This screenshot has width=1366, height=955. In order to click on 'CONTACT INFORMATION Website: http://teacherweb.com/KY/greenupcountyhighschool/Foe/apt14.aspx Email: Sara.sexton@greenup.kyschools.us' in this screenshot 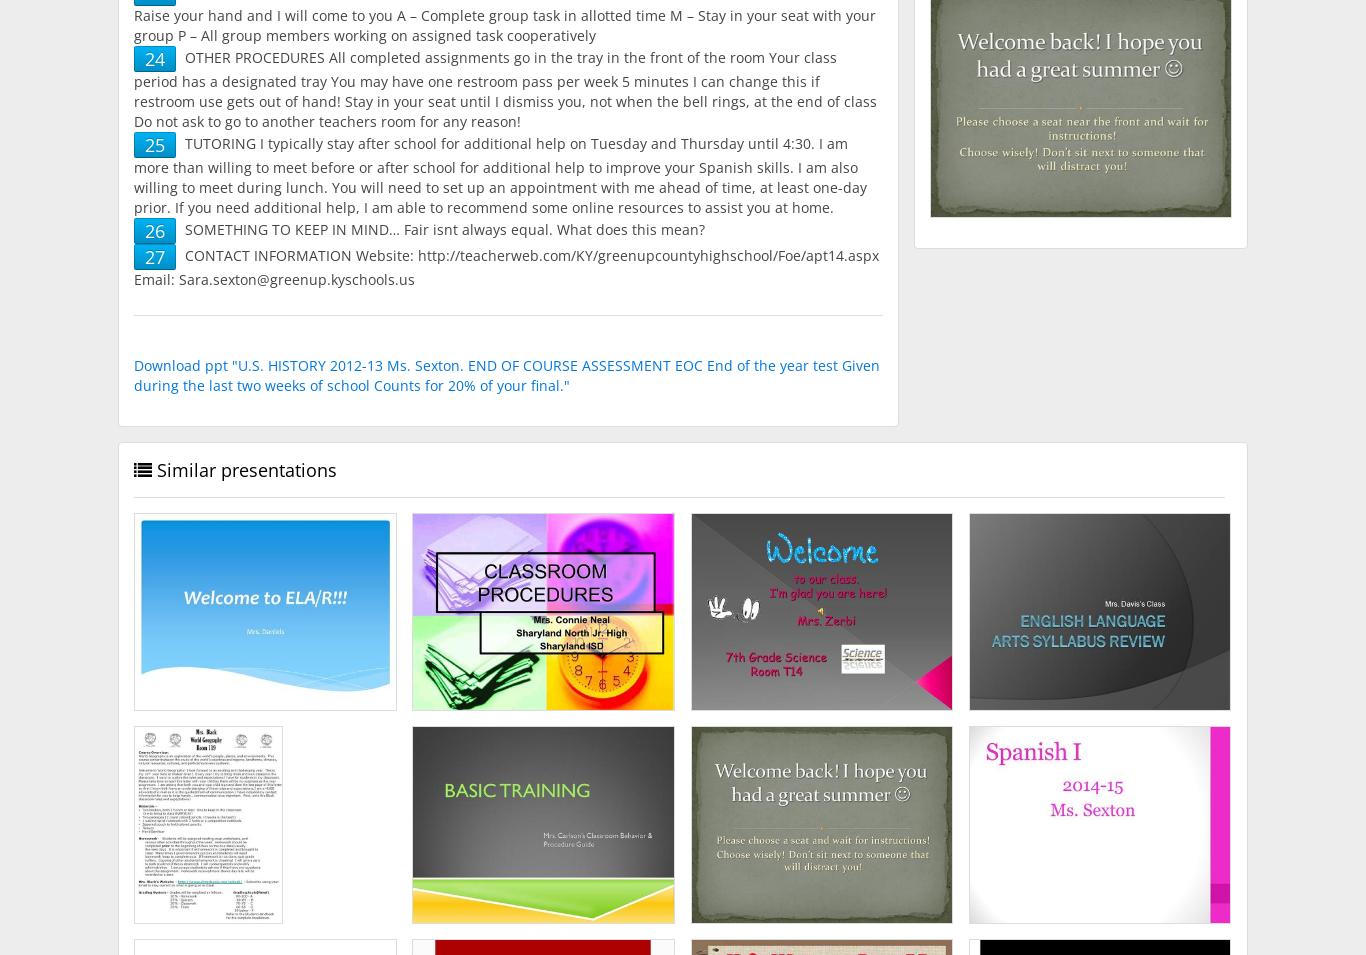, I will do `click(506, 267)`.